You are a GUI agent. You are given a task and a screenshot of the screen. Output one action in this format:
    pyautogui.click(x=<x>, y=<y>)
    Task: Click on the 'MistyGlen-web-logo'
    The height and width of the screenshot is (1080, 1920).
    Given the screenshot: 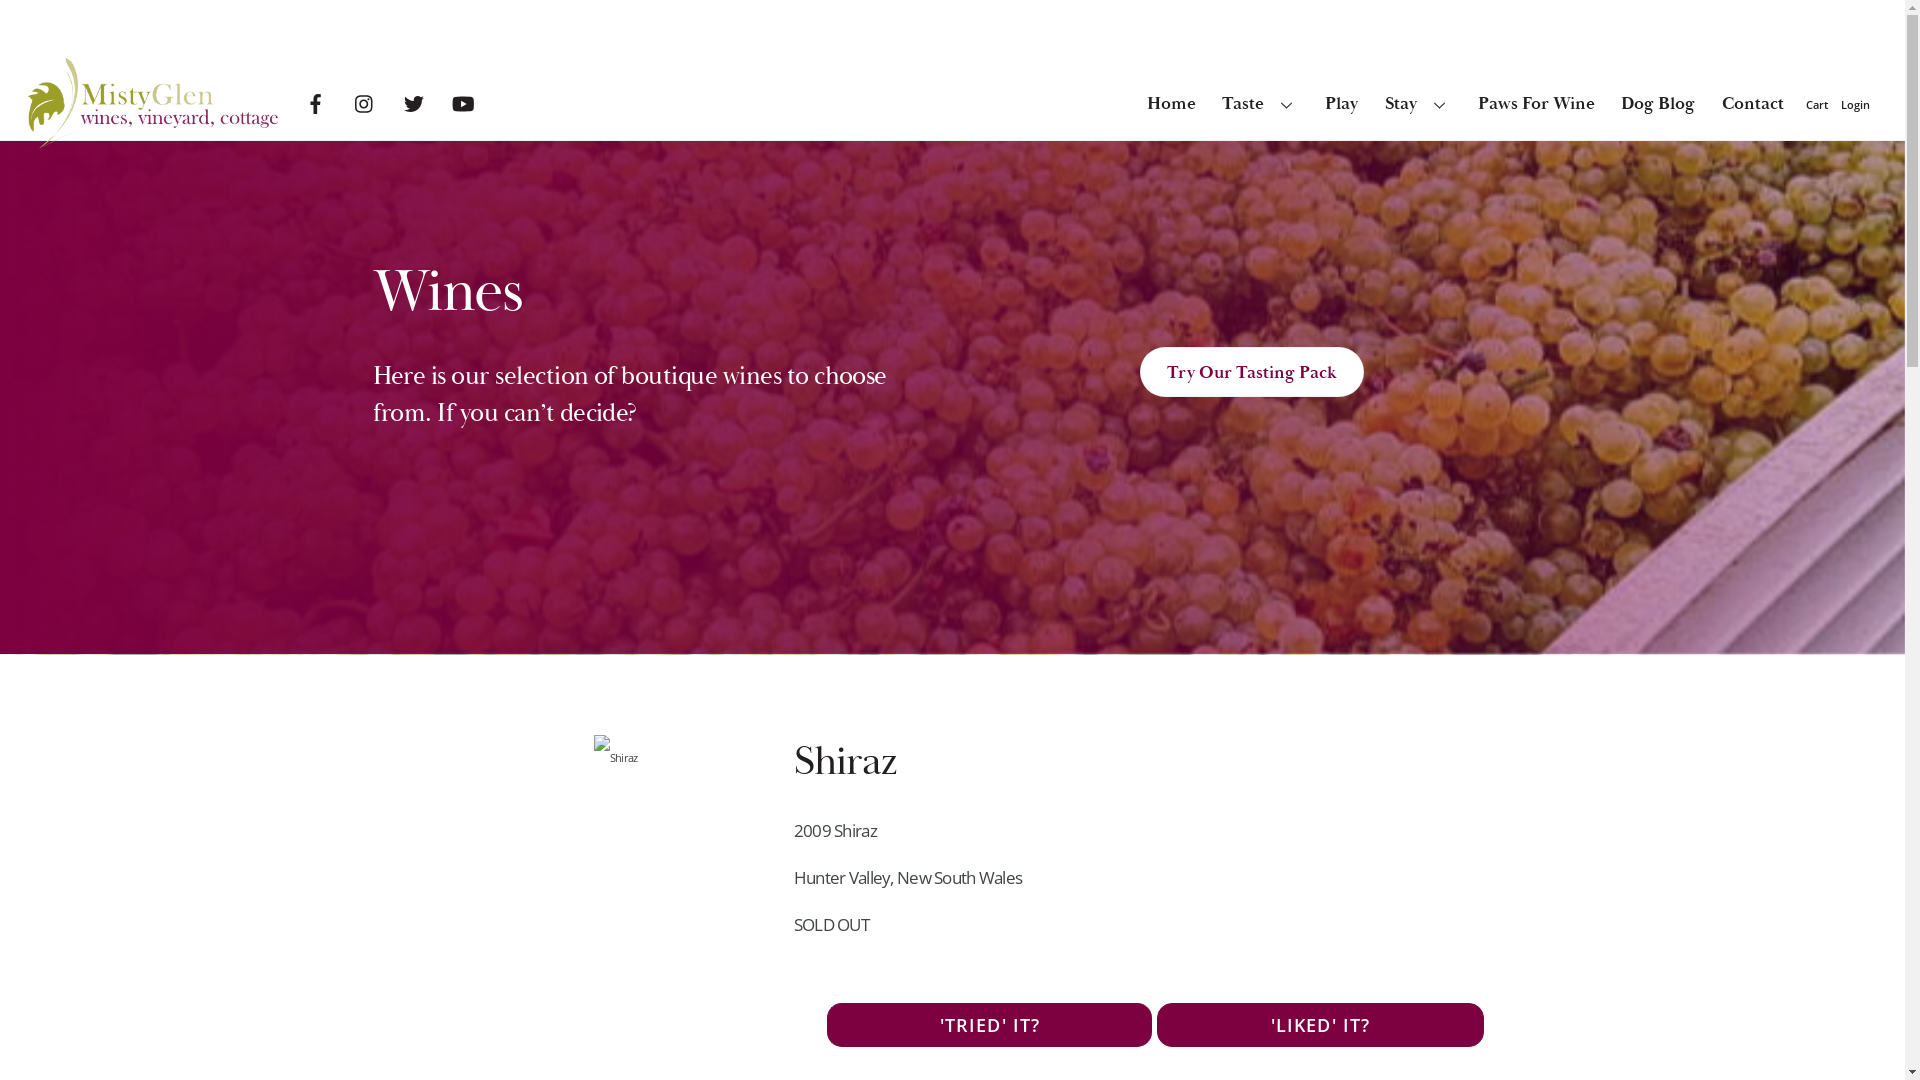 What is the action you would take?
    pyautogui.click(x=28, y=103)
    